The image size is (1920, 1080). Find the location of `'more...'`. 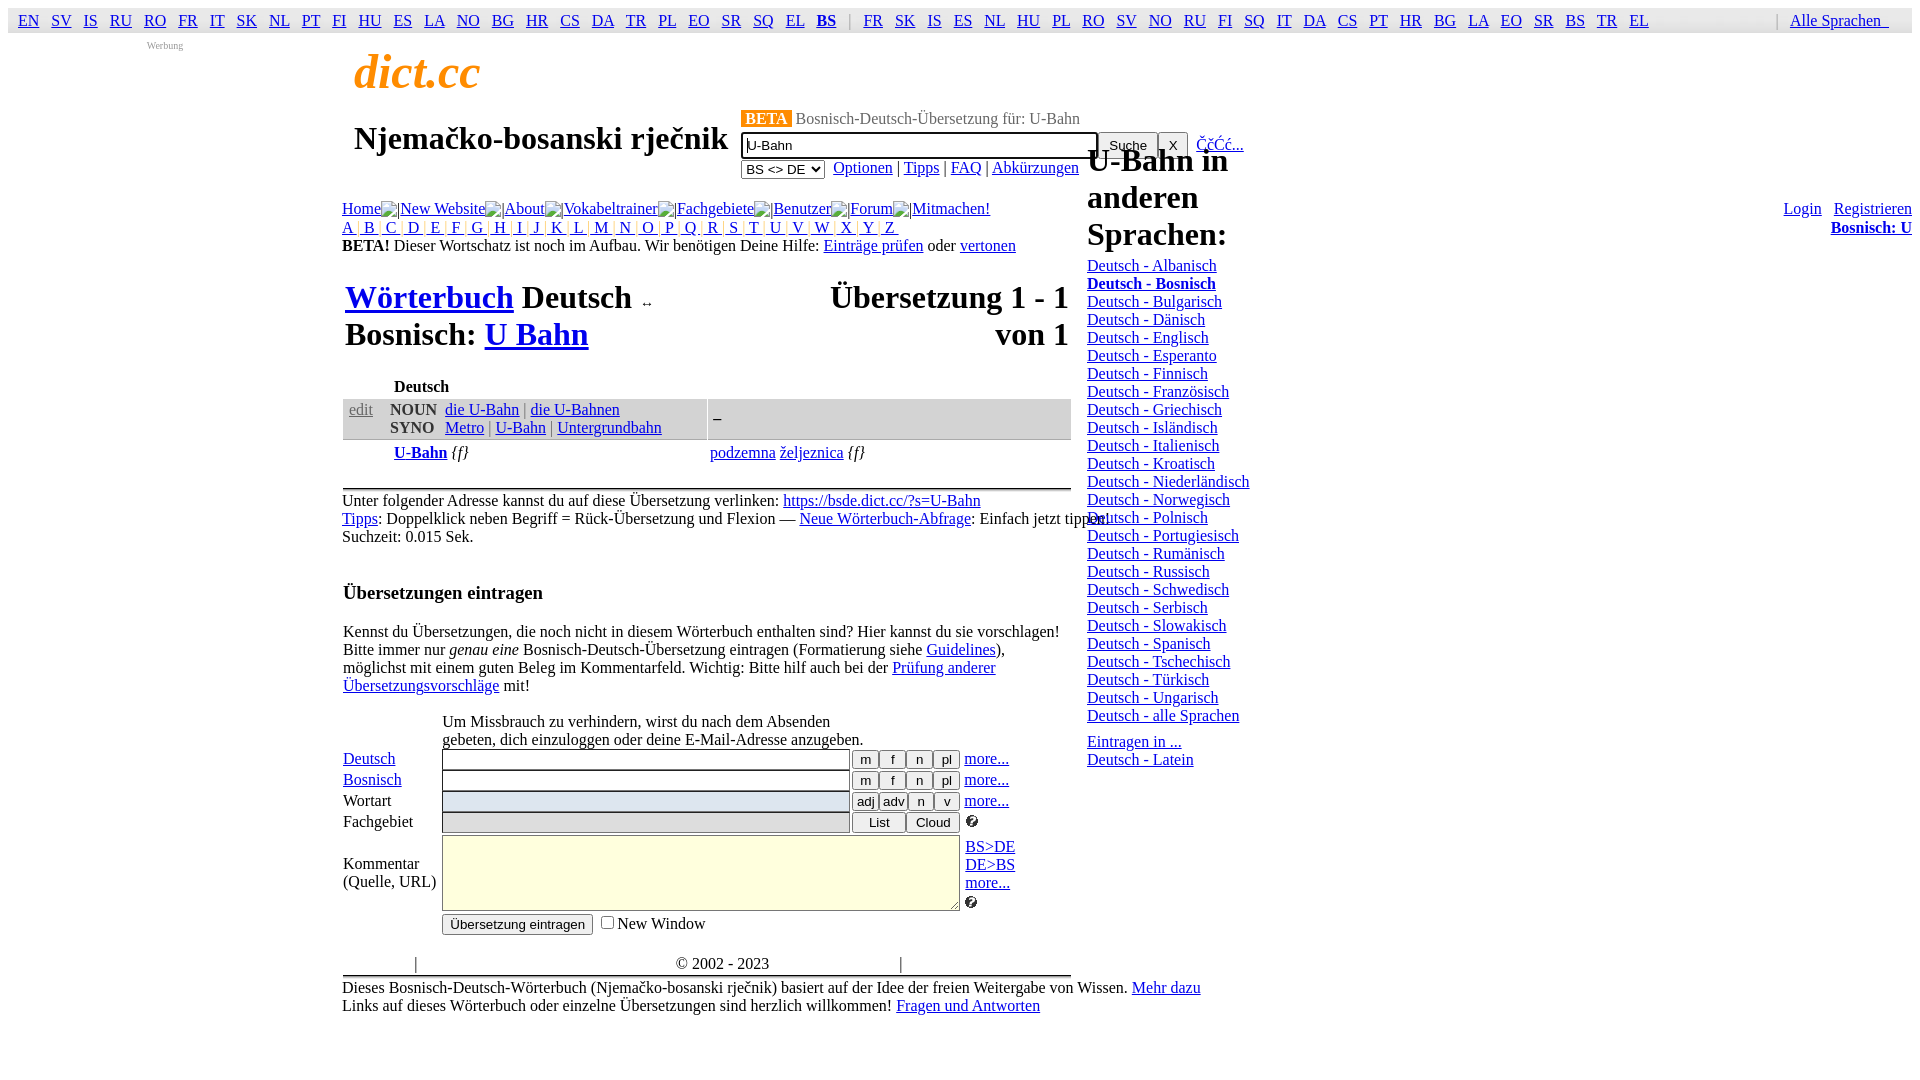

'more...' is located at coordinates (986, 778).